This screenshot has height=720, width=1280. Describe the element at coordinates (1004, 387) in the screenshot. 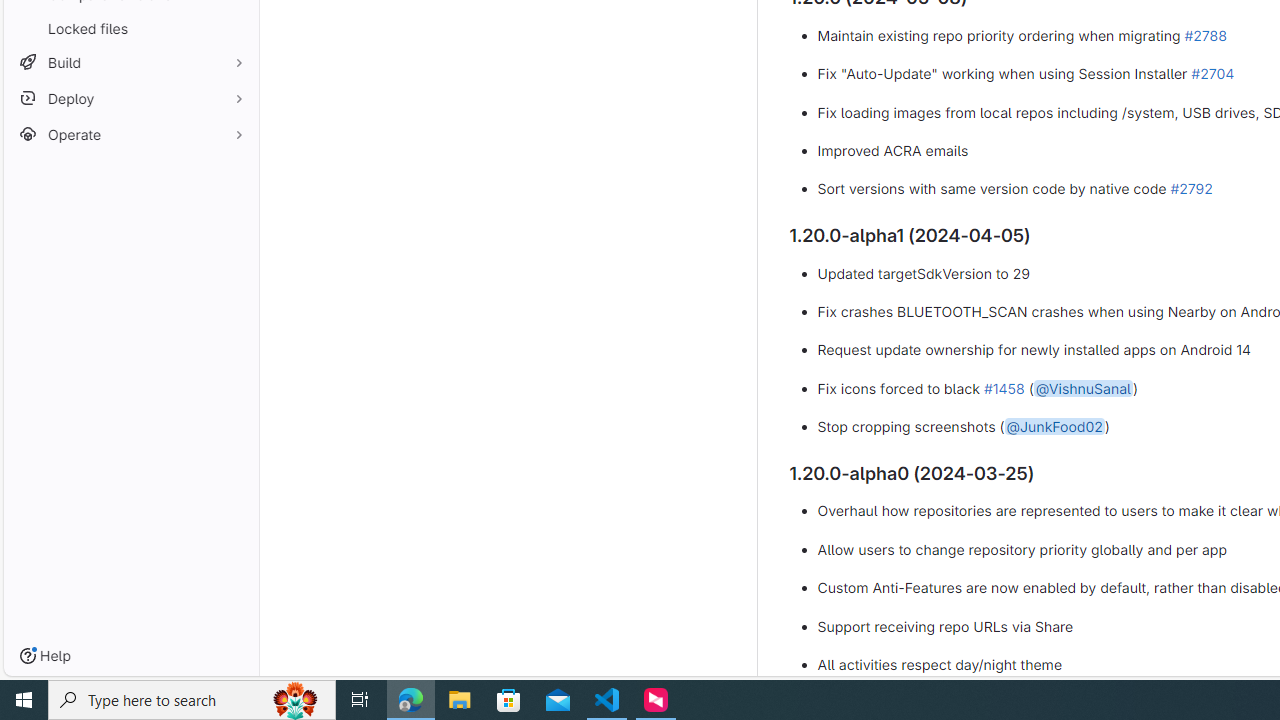

I see `'#1458'` at that location.